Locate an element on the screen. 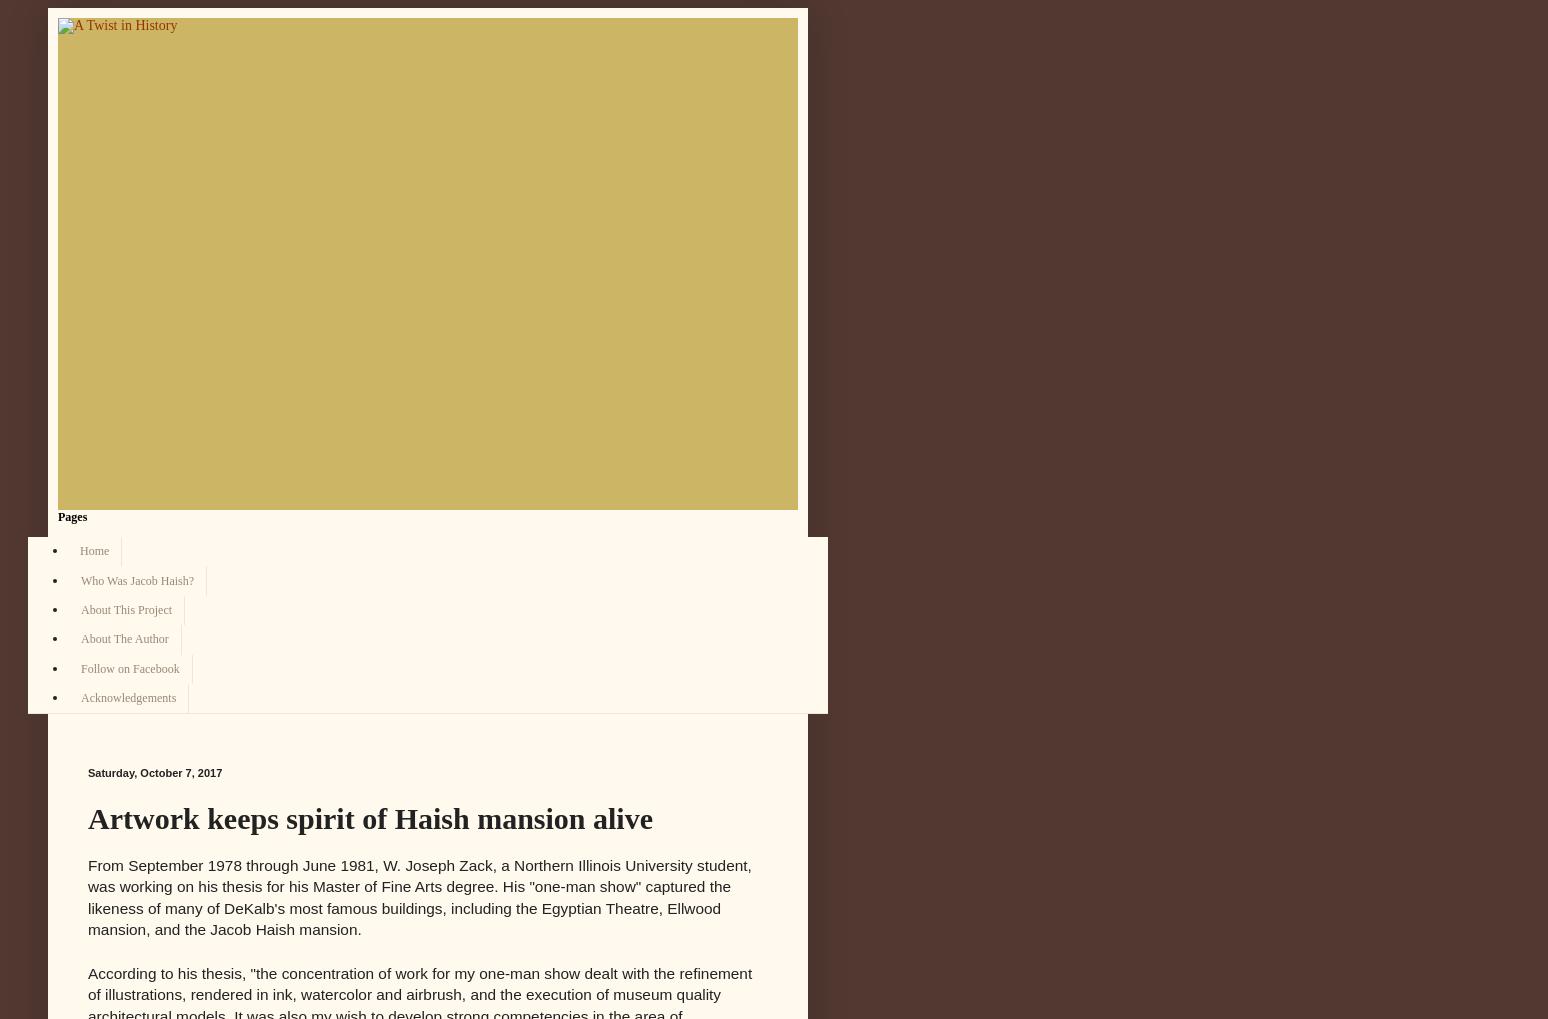 The height and width of the screenshot is (1019, 1548). 'Acknowledgements' is located at coordinates (128, 698).